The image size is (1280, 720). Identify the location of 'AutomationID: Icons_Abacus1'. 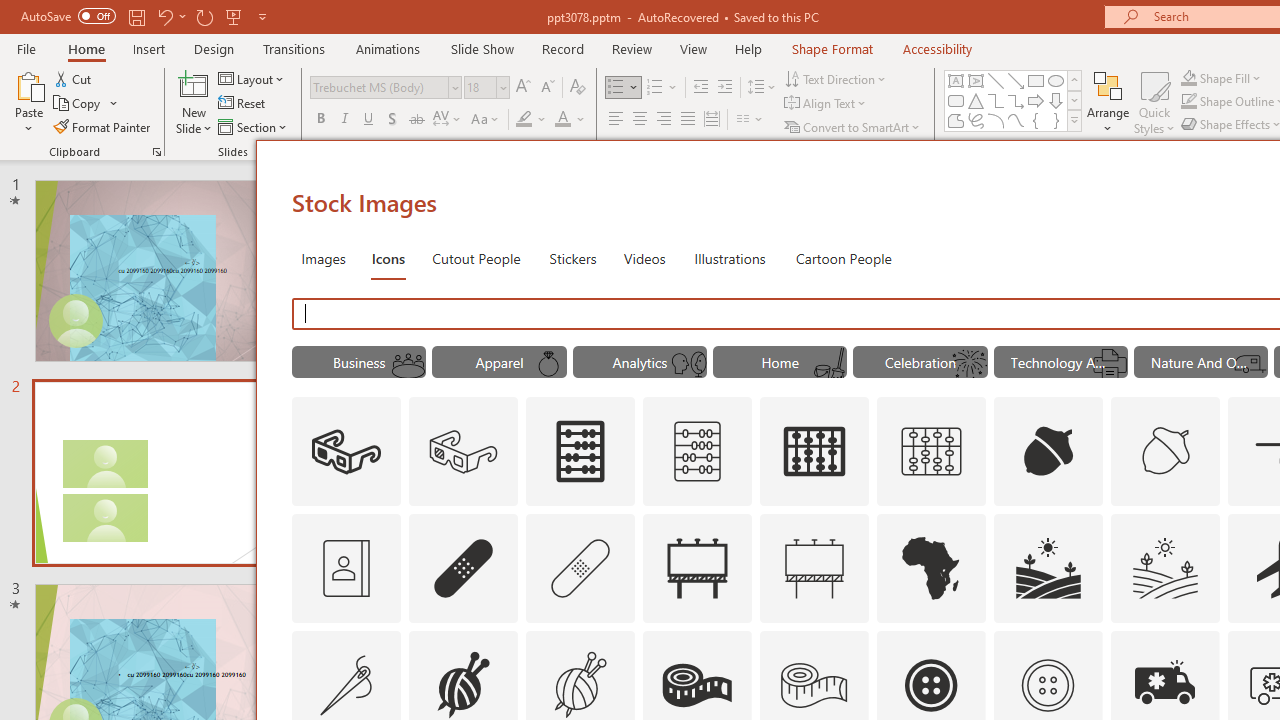
(815, 452).